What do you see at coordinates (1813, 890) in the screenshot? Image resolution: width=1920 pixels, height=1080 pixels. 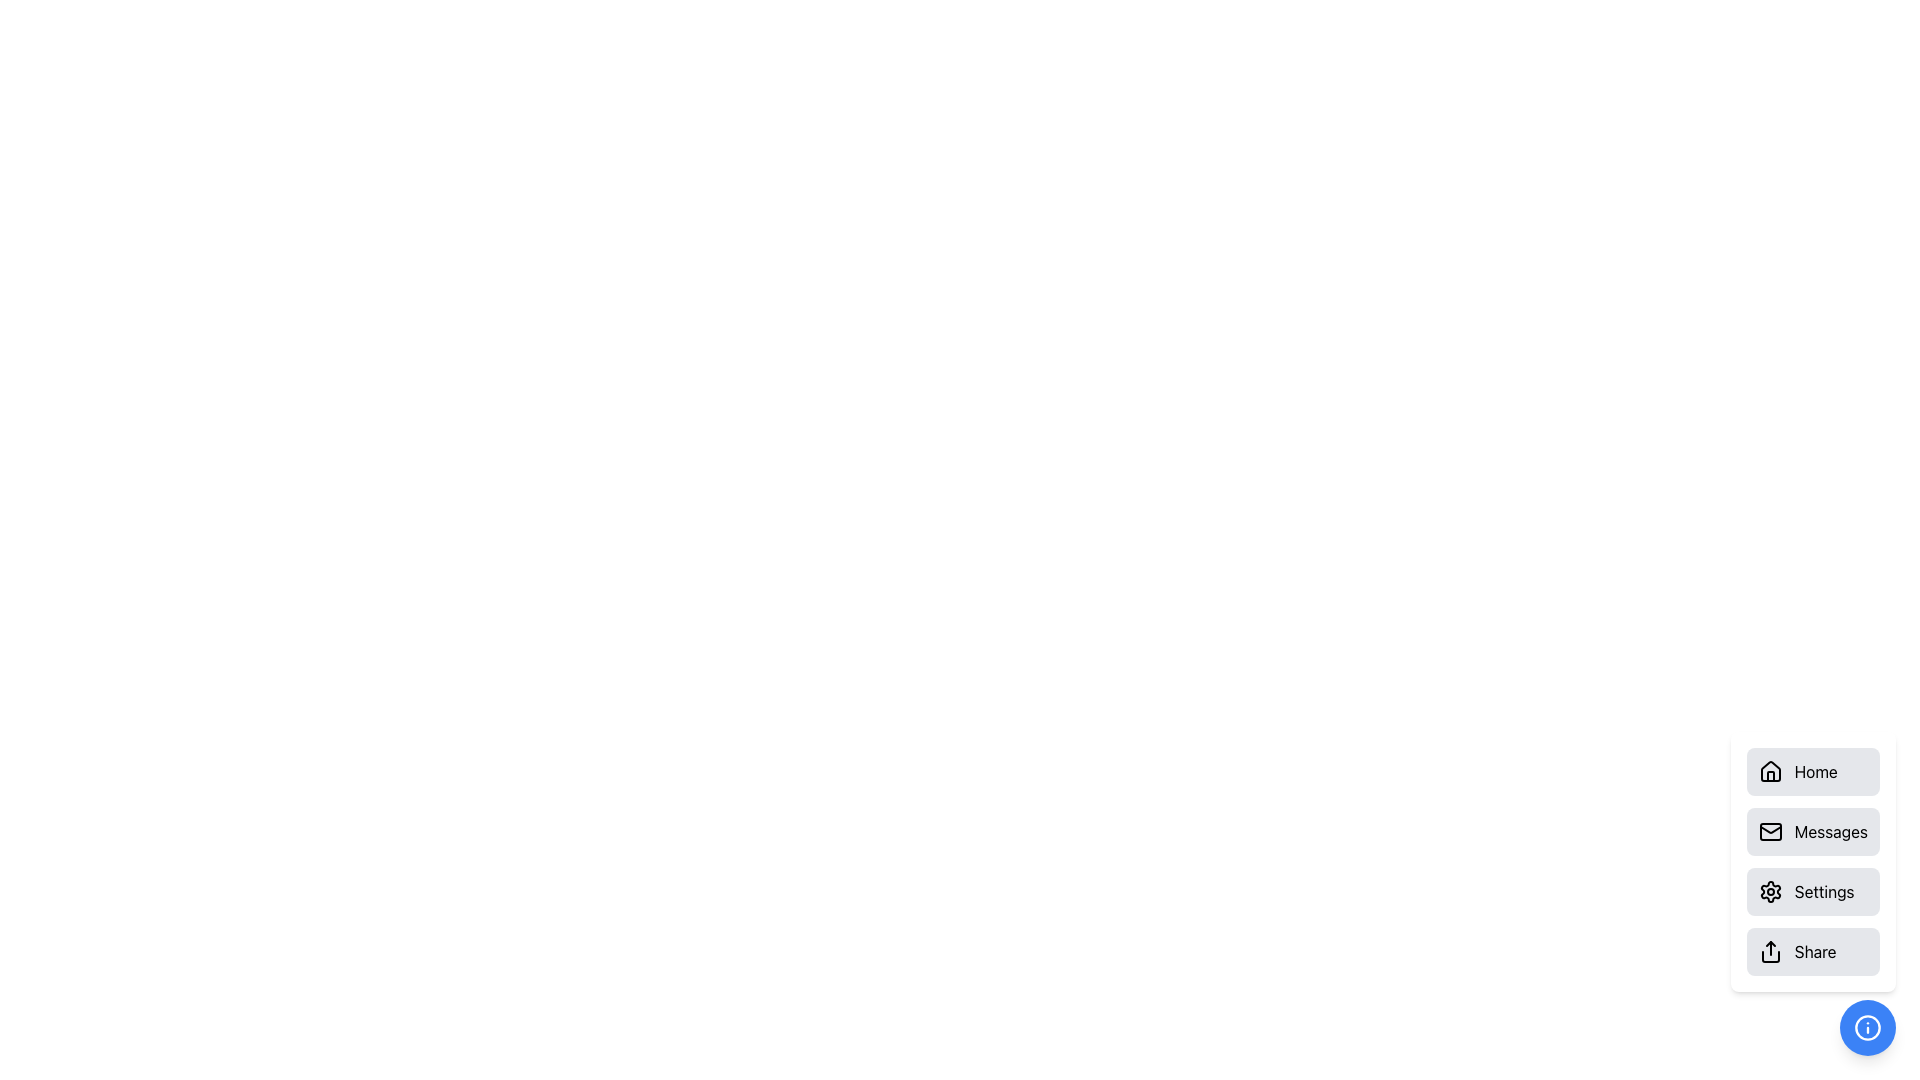 I see `the settings button, which is the third button in a vertical list located below the 'Messages' button and above the 'Share' button` at bounding box center [1813, 890].